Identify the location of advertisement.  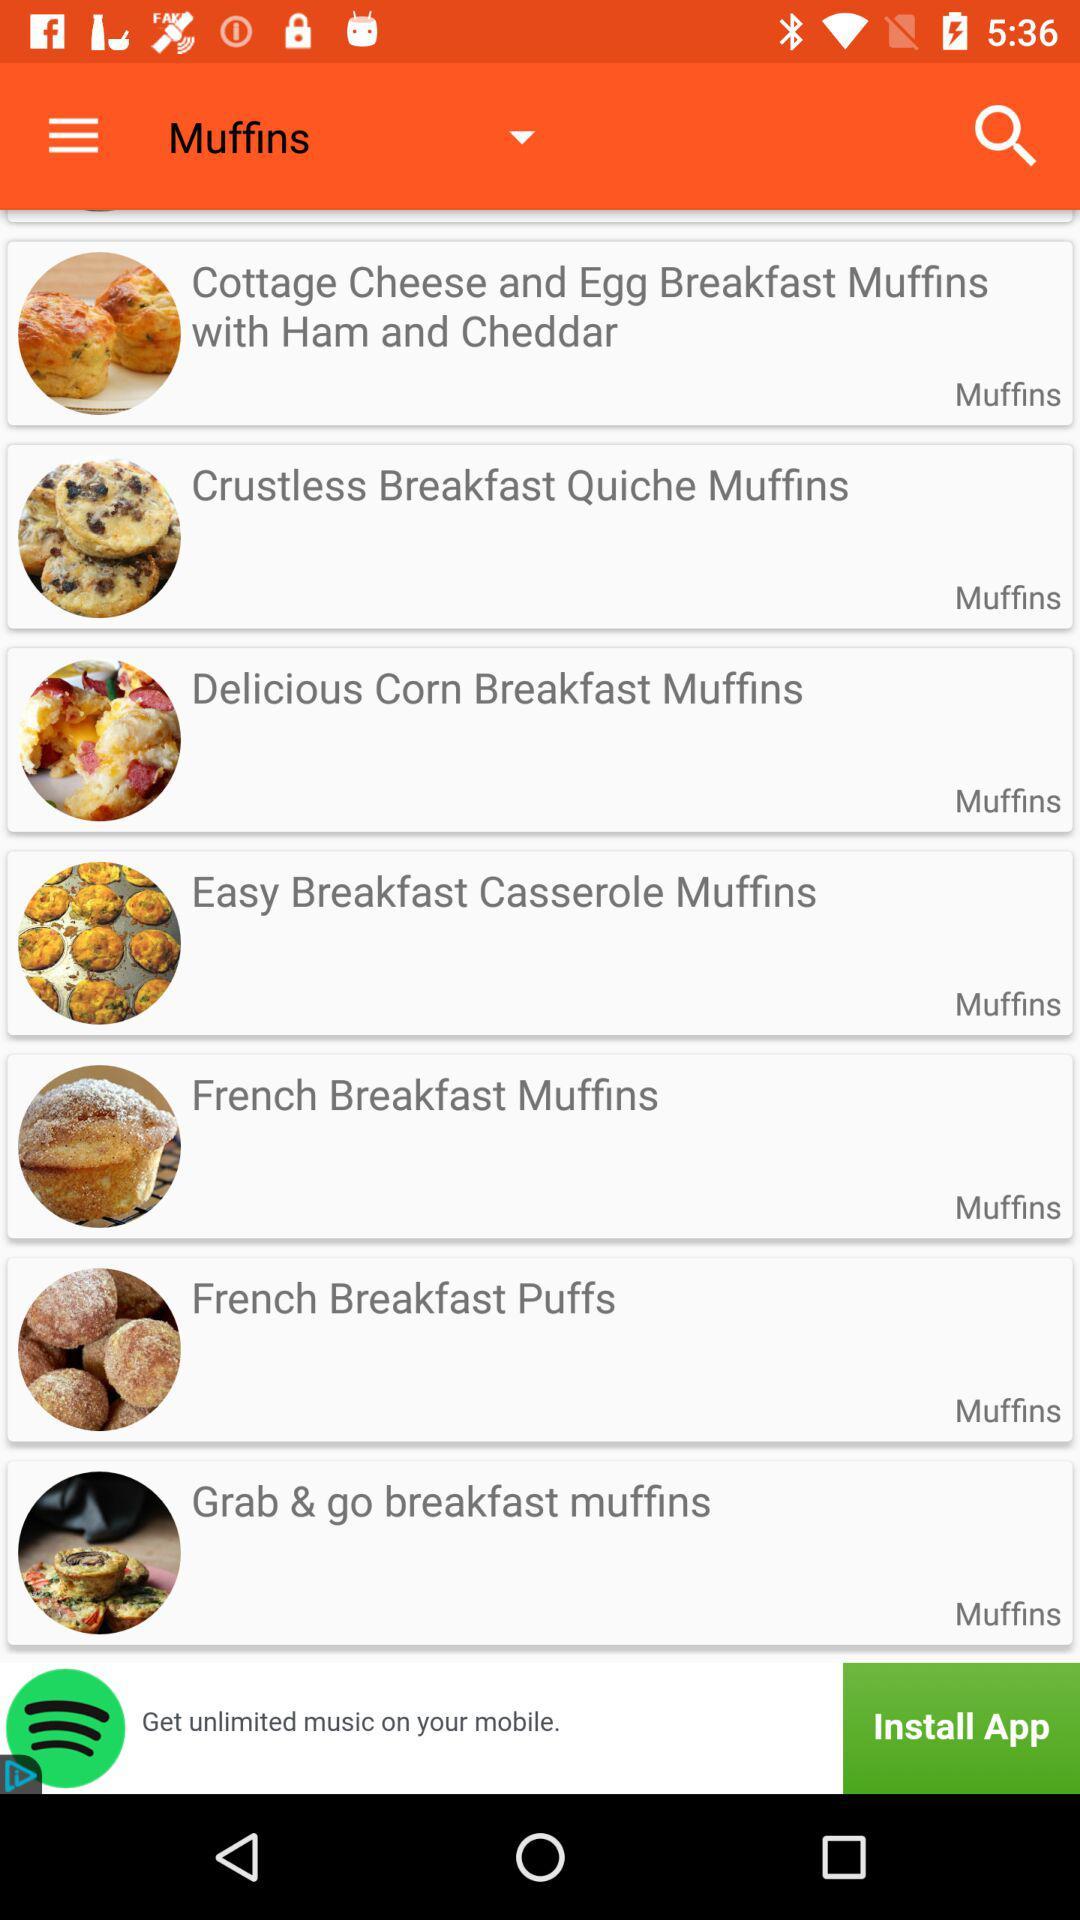
(540, 1727).